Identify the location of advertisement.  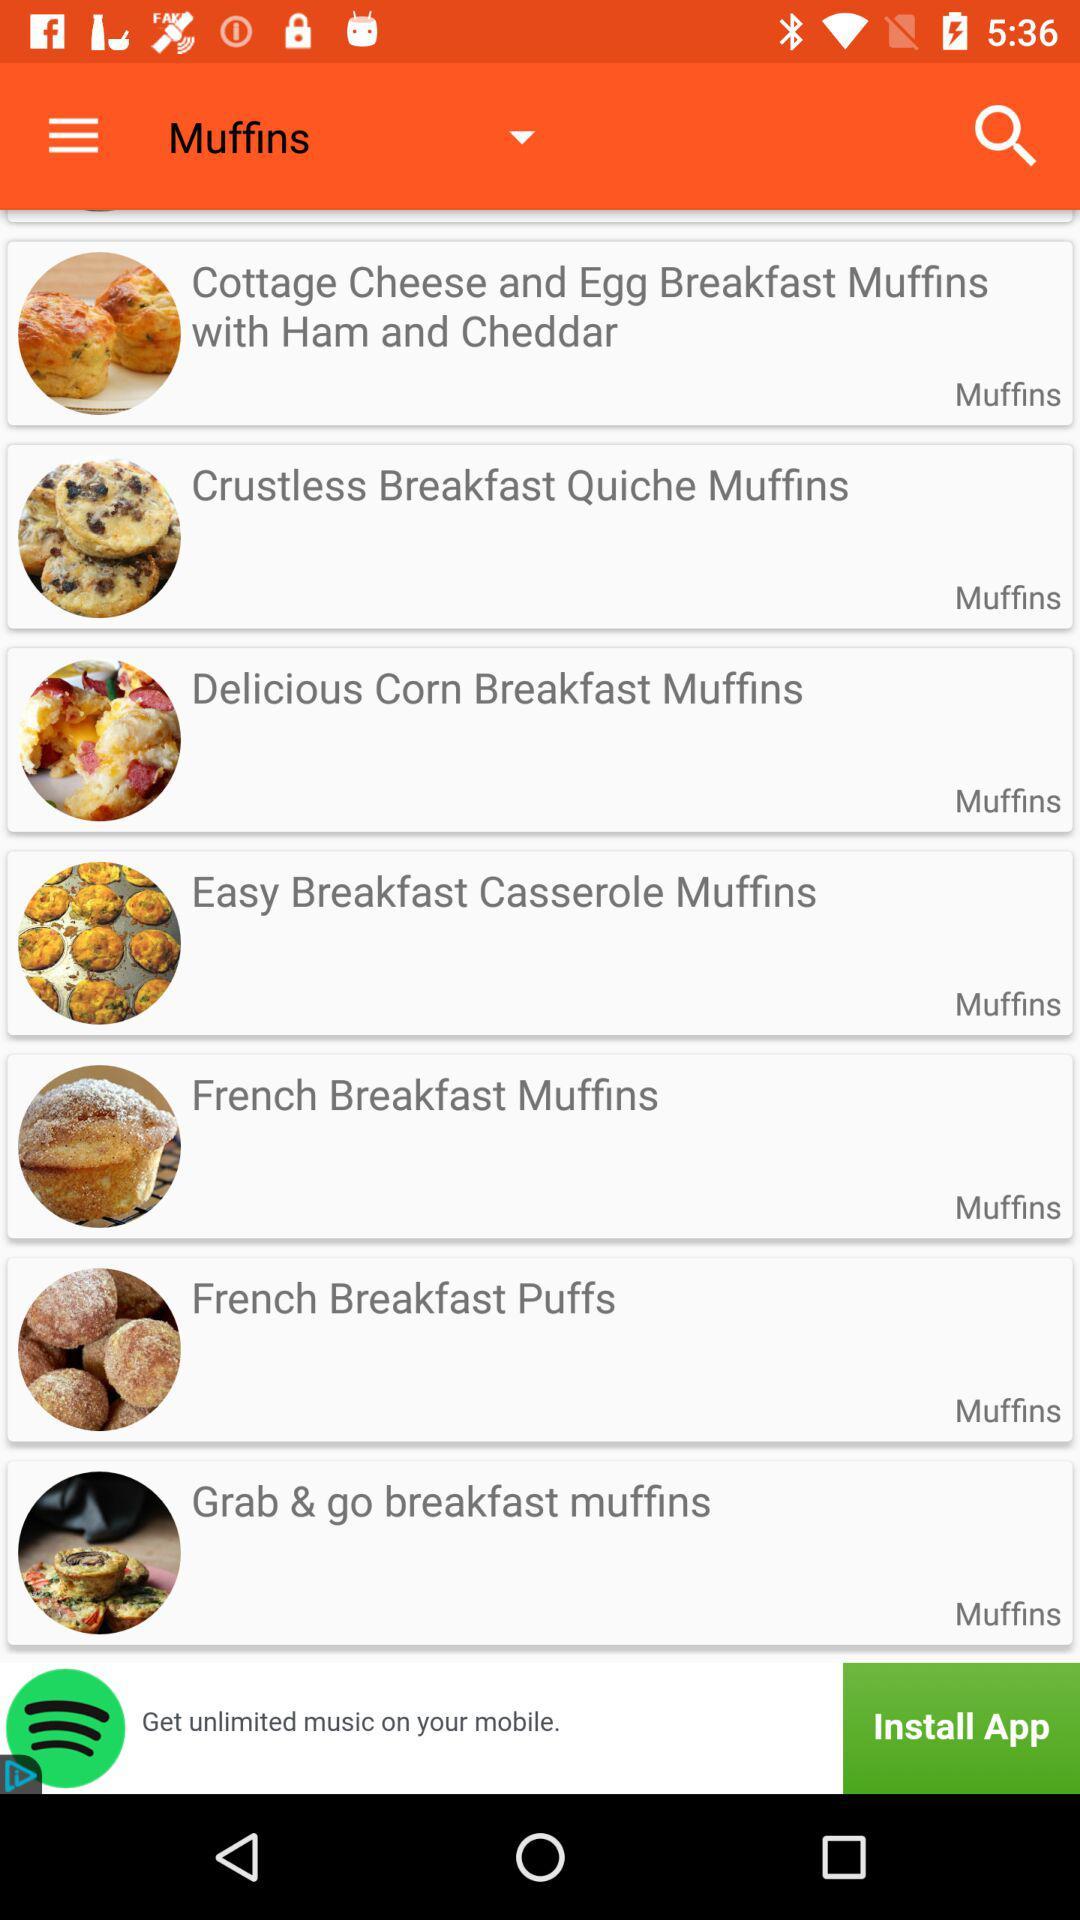
(540, 1727).